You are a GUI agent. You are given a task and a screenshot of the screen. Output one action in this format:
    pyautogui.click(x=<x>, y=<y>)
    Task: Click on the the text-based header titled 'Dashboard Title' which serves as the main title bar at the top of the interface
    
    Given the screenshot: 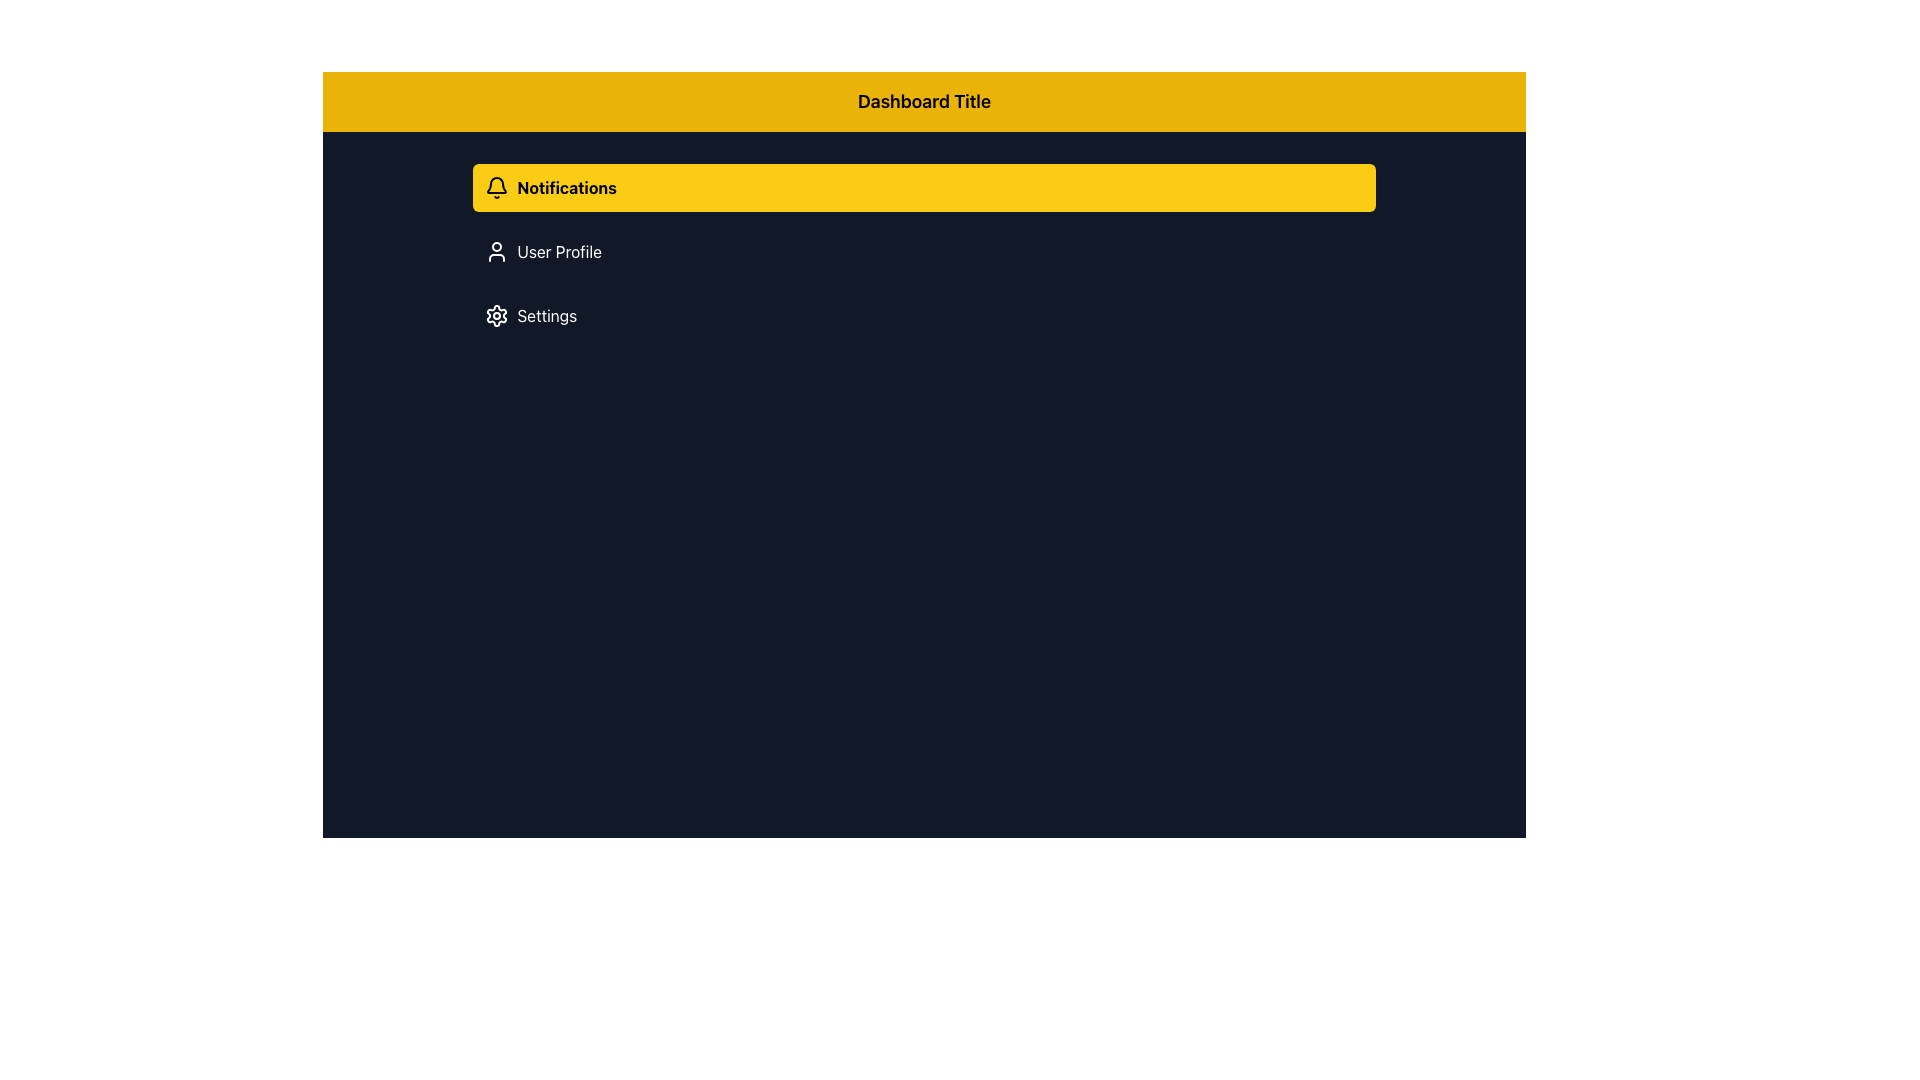 What is the action you would take?
    pyautogui.click(x=923, y=101)
    